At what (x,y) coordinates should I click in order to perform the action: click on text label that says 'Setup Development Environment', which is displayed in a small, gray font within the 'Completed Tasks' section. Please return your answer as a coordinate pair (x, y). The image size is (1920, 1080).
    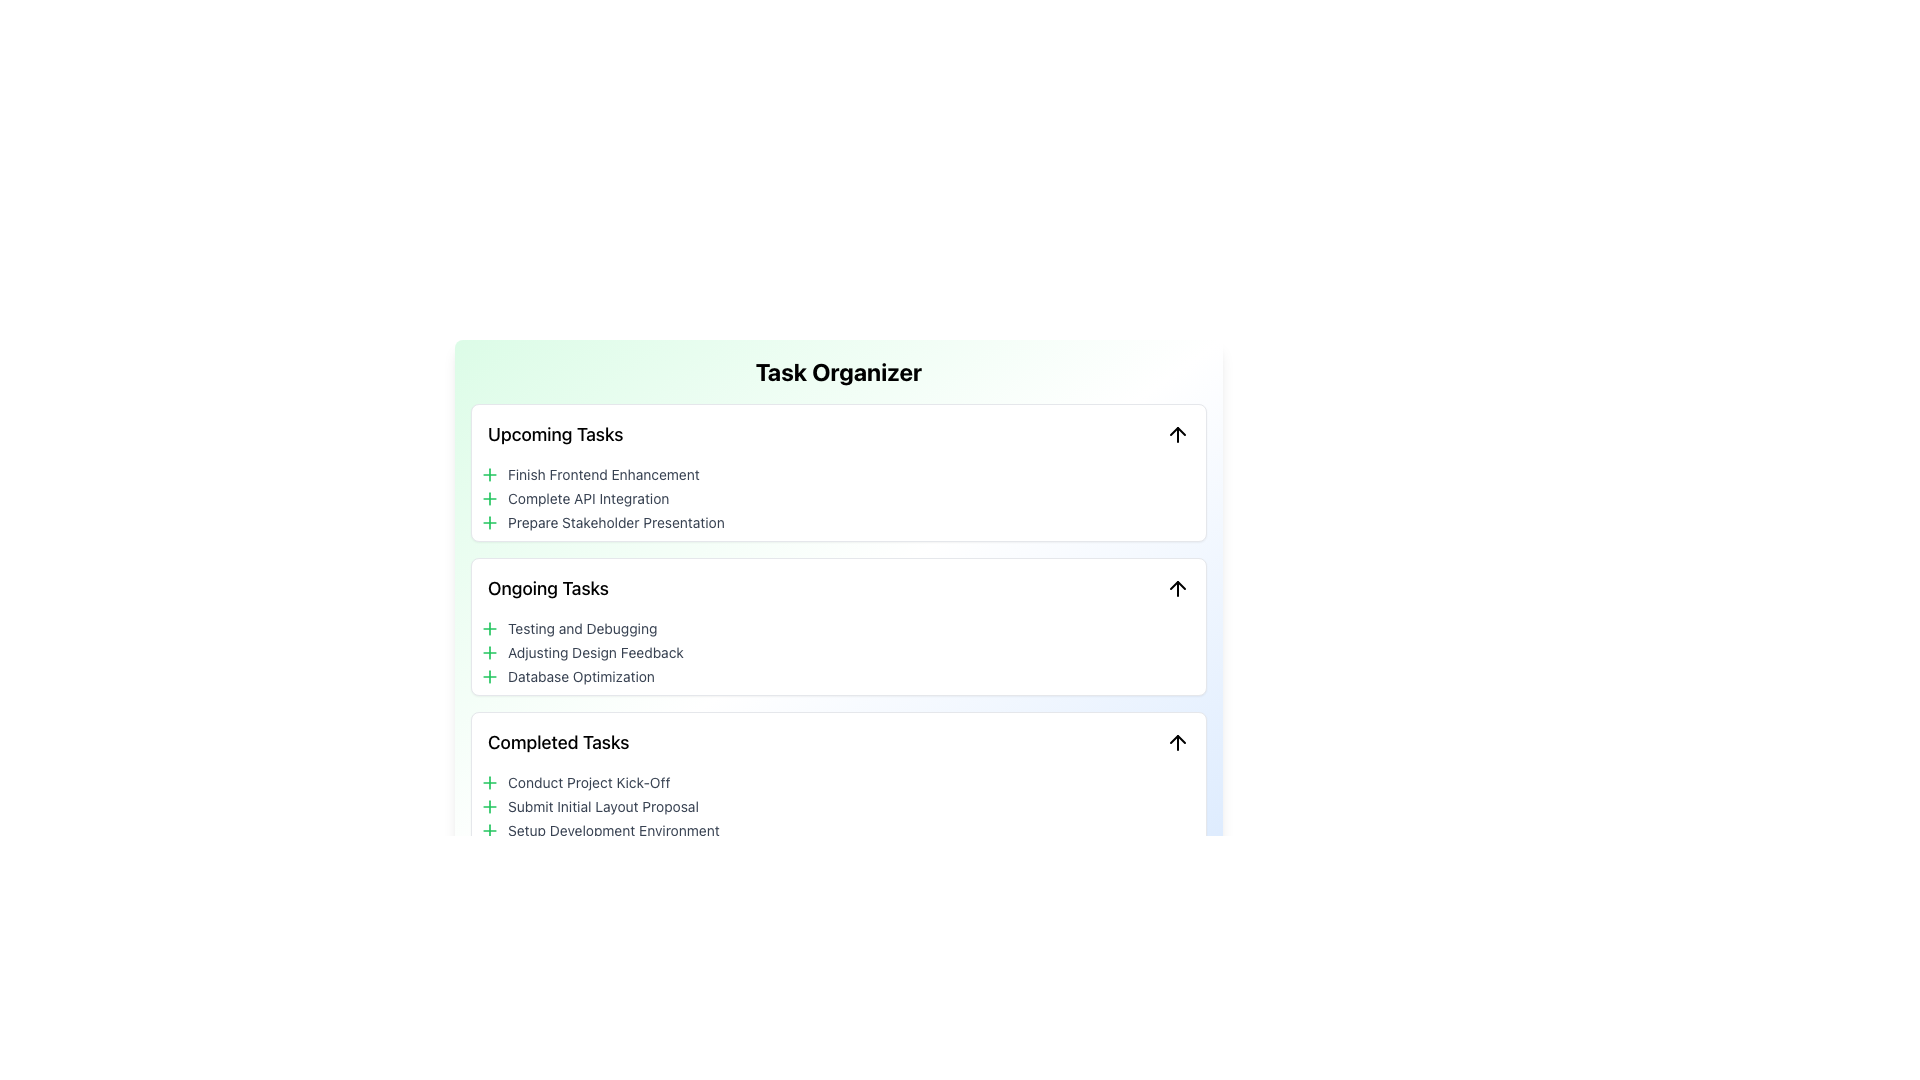
    Looking at the image, I should click on (612, 830).